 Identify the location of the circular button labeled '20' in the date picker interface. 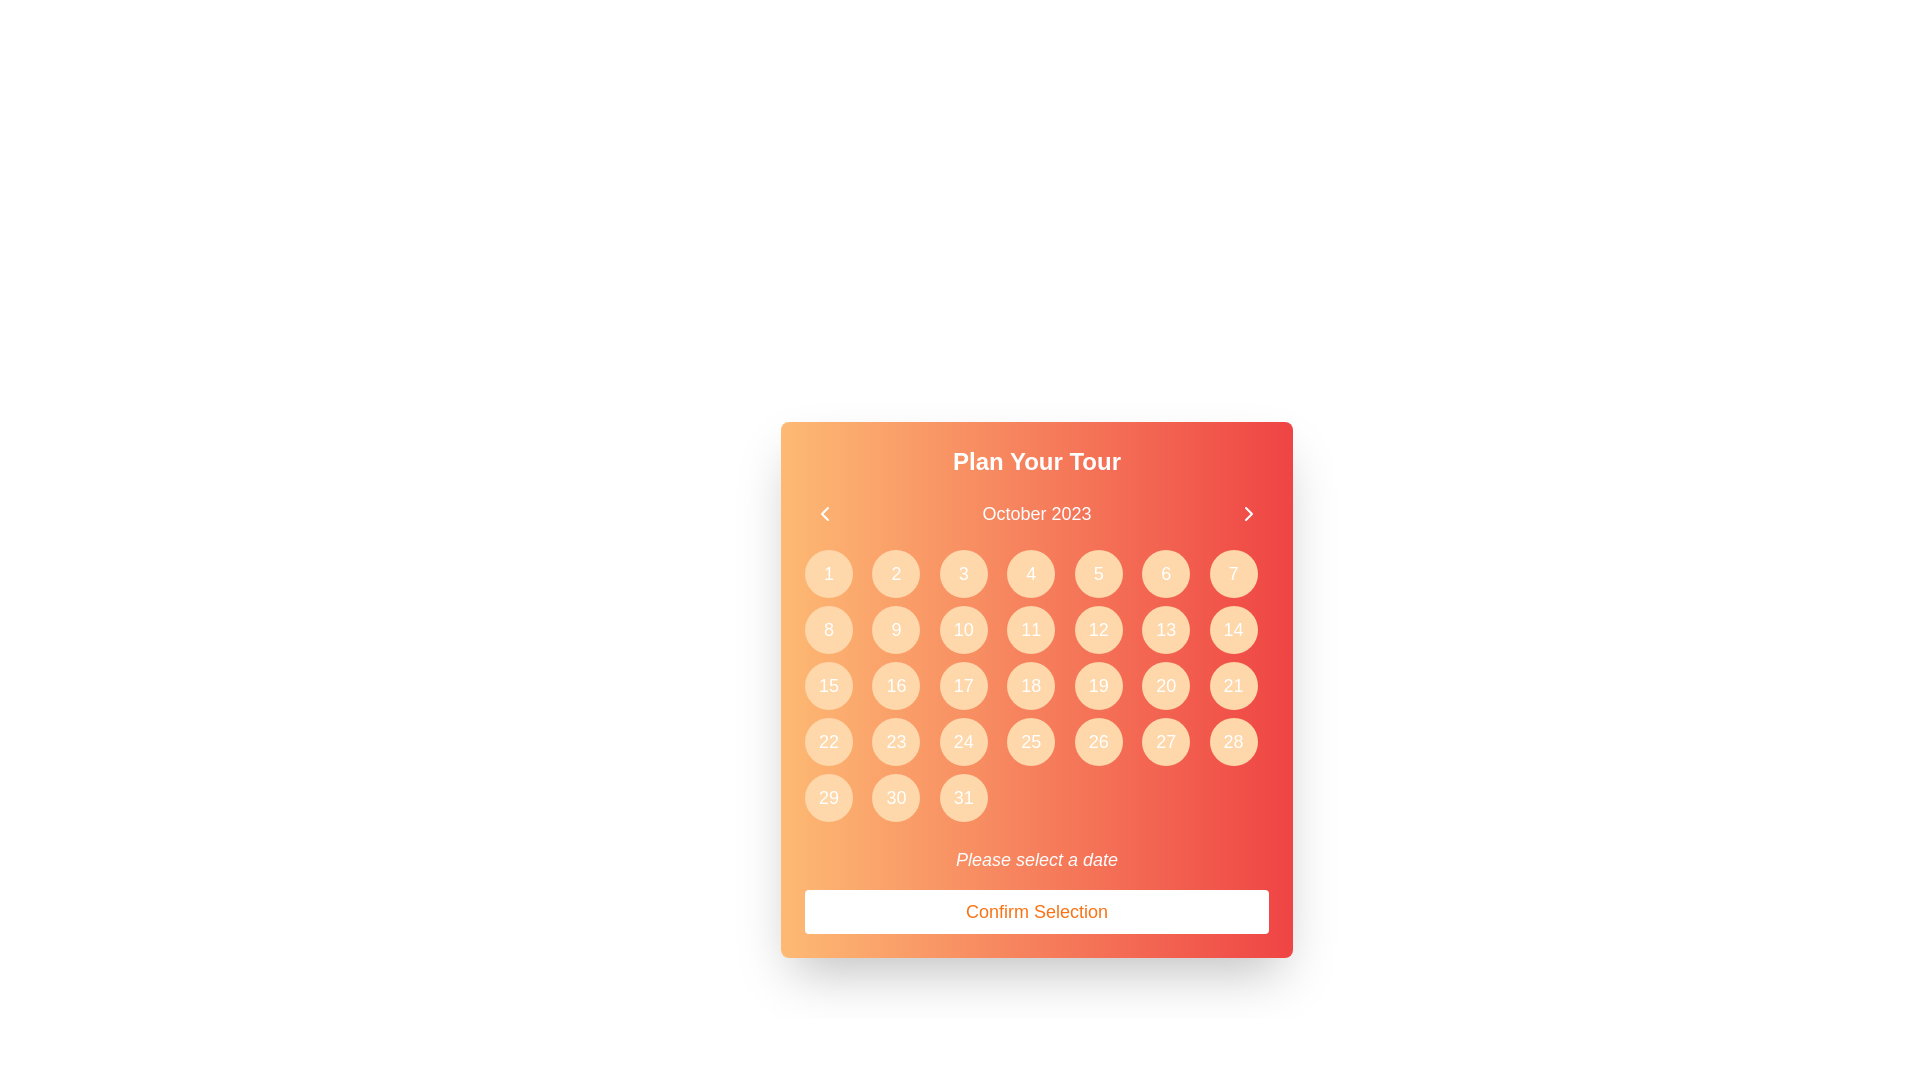
(1166, 685).